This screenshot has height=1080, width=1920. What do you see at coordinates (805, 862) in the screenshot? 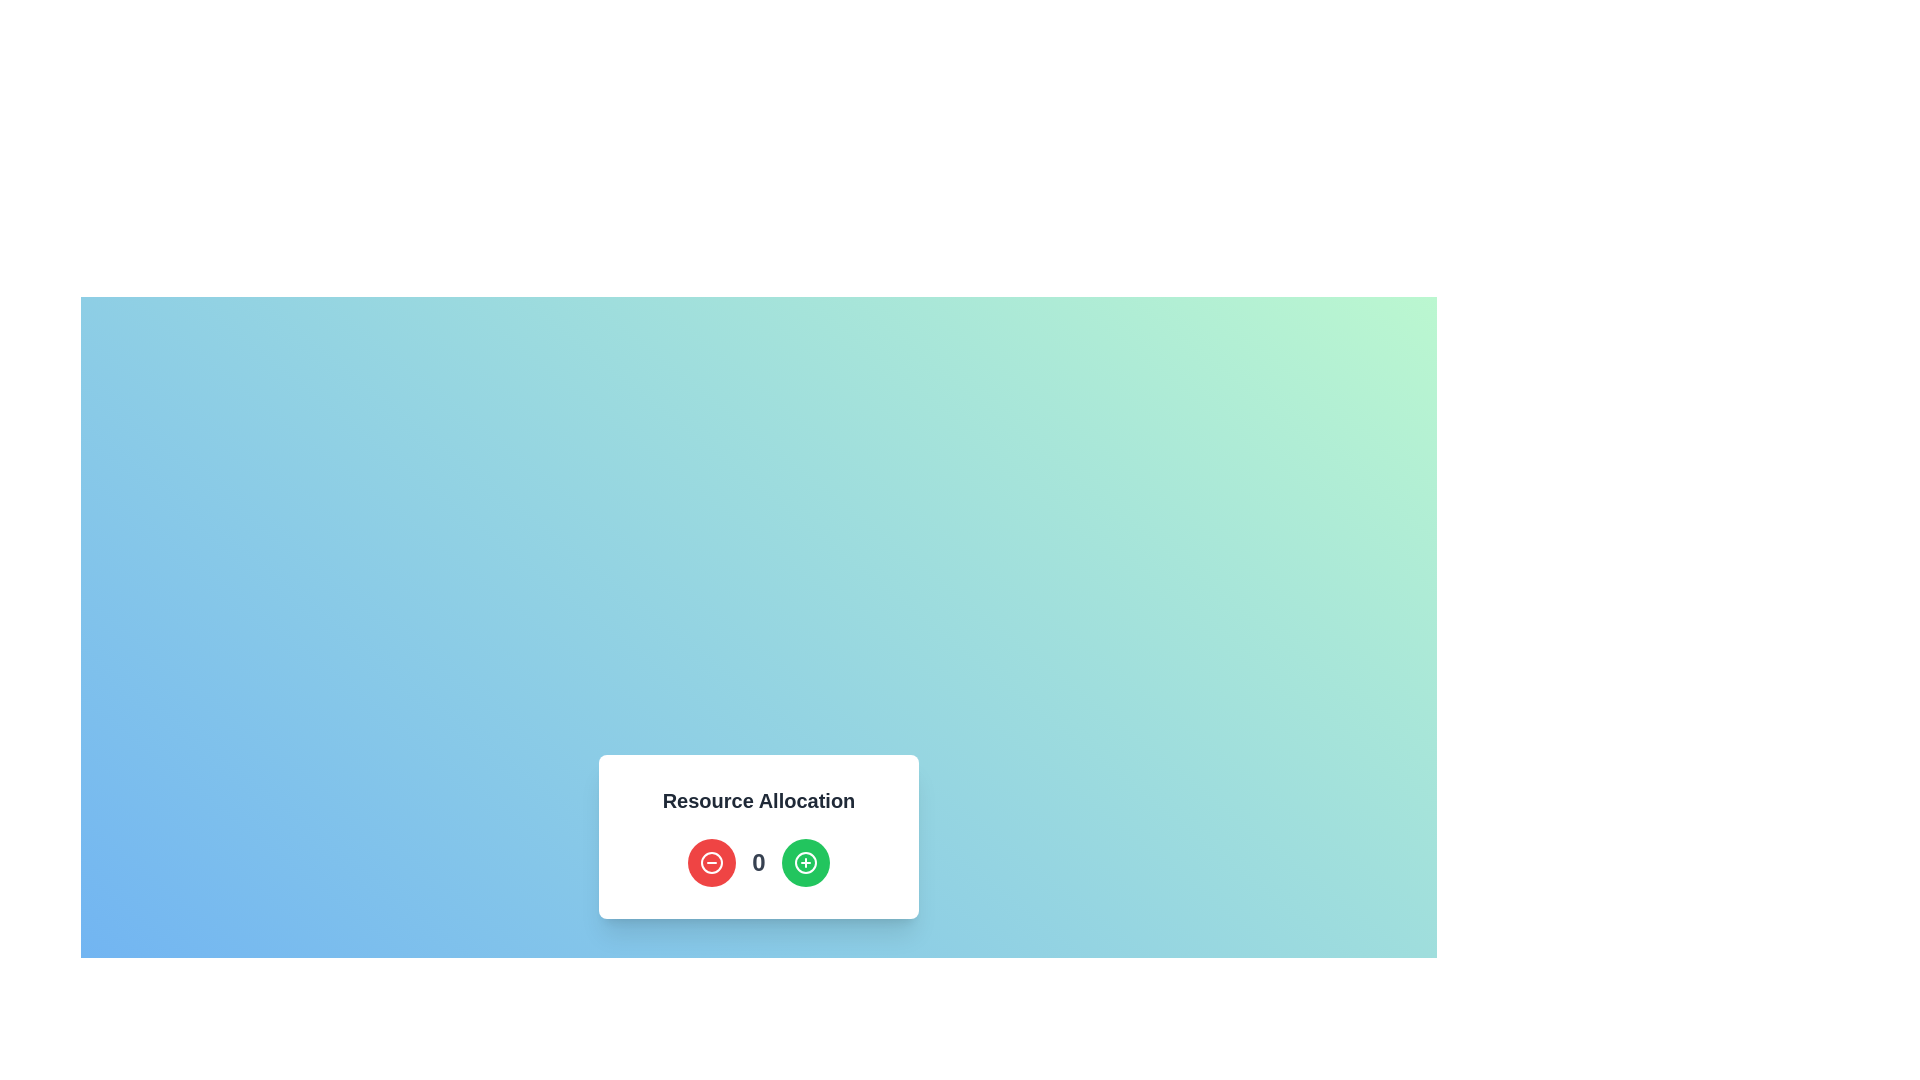
I see `the green circular button with a centered plus symbol to increment the value` at bounding box center [805, 862].